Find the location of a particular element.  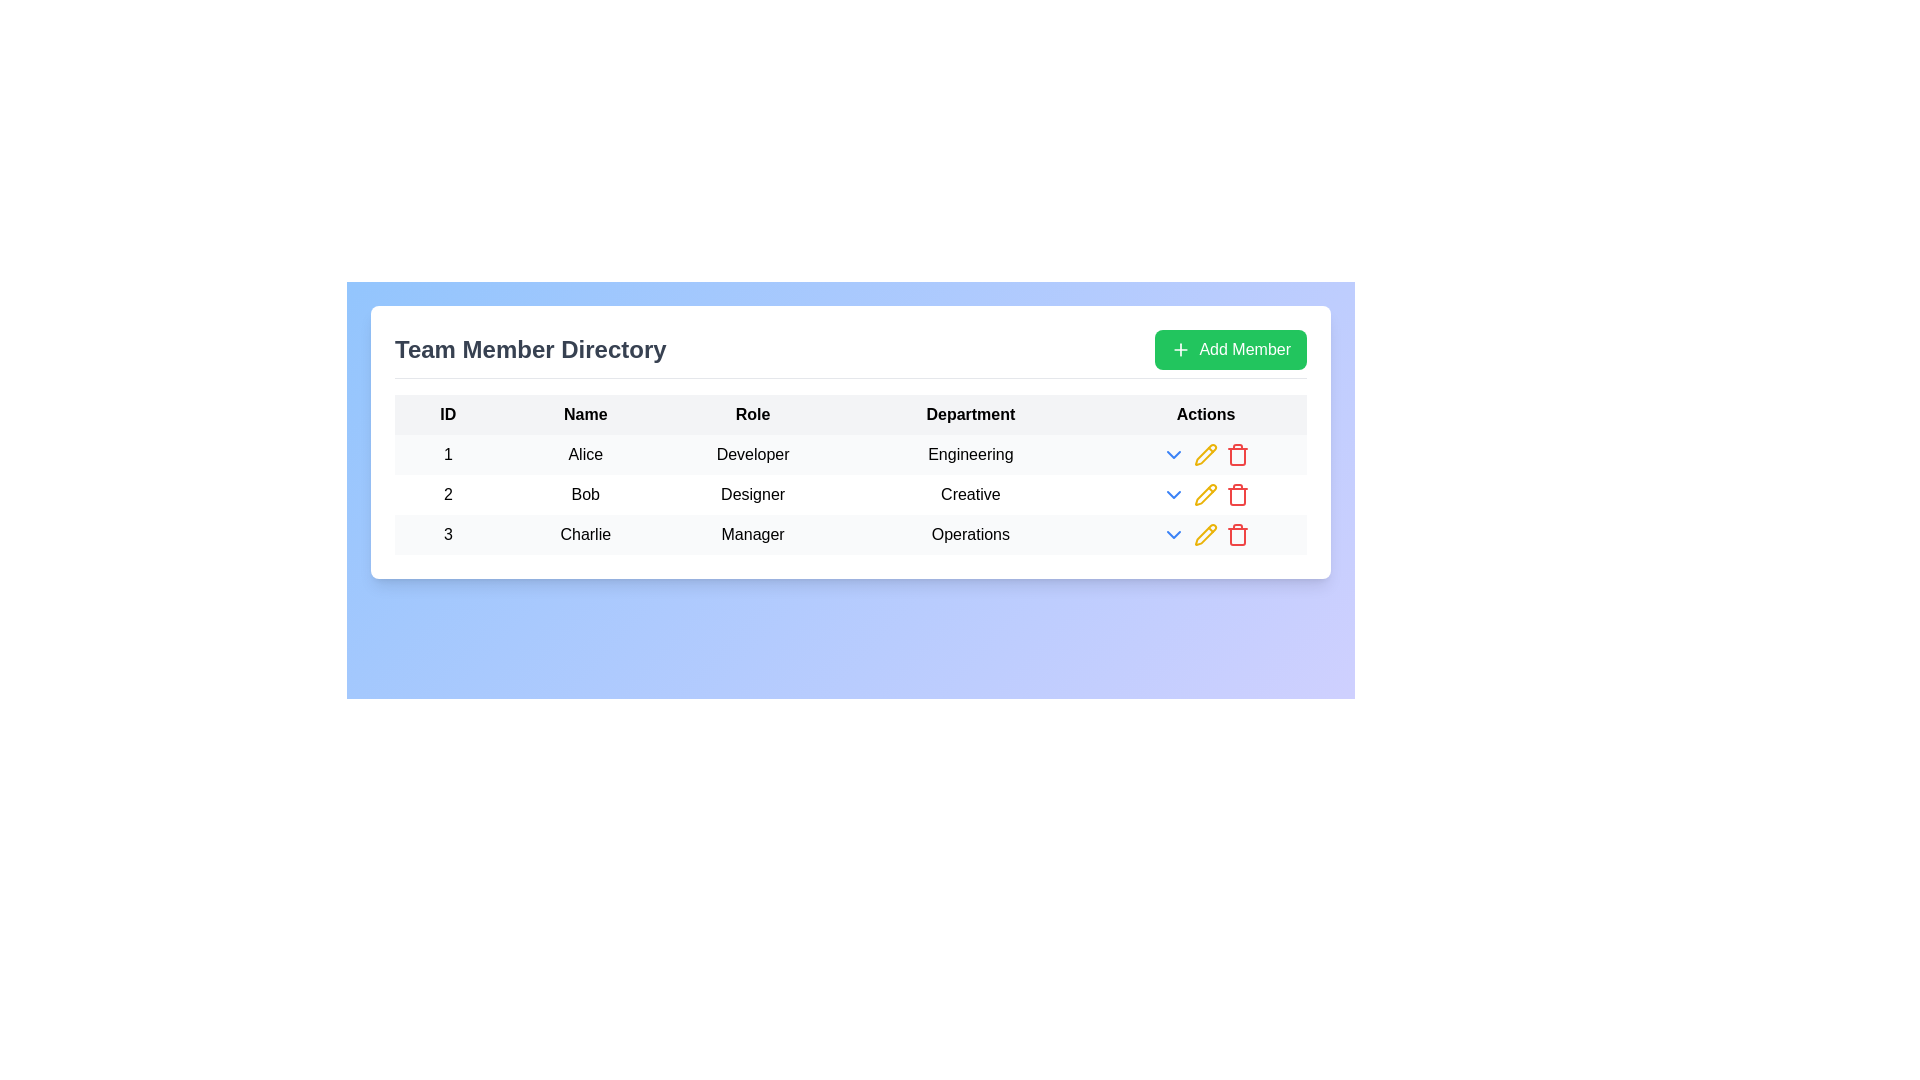

the text label displaying 'Engineering' in the Department column for Alice in the table is located at coordinates (970, 455).